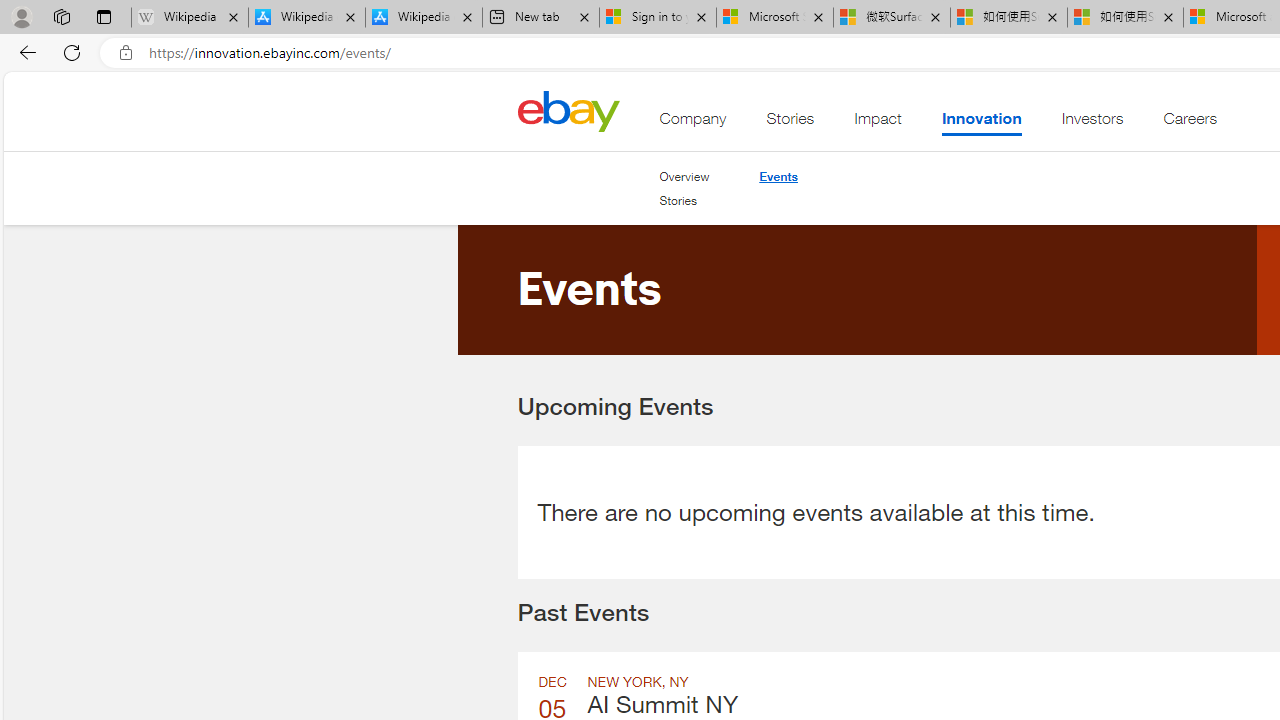 The width and height of the screenshot is (1280, 720). What do you see at coordinates (981, 123) in the screenshot?
I see `'Innovation'` at bounding box center [981, 123].